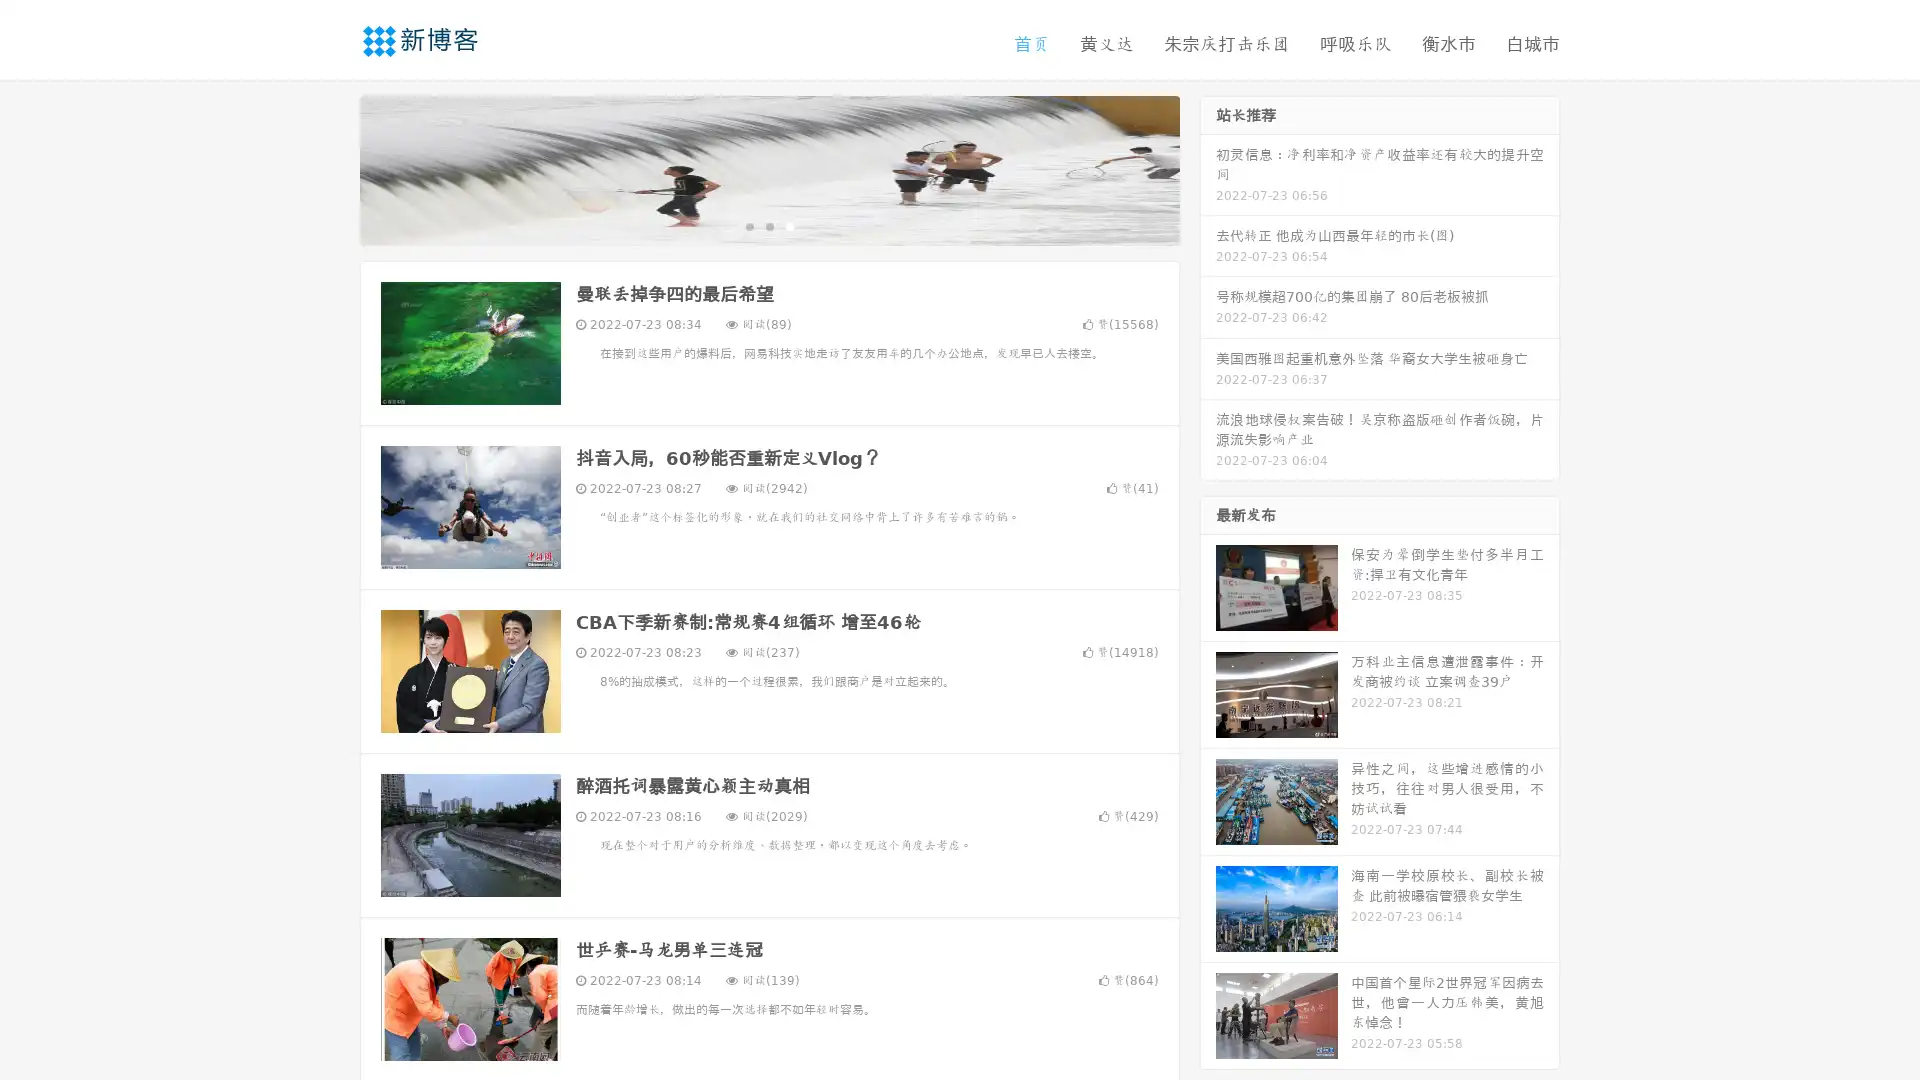  I want to click on Go to slide 3, so click(789, 225).